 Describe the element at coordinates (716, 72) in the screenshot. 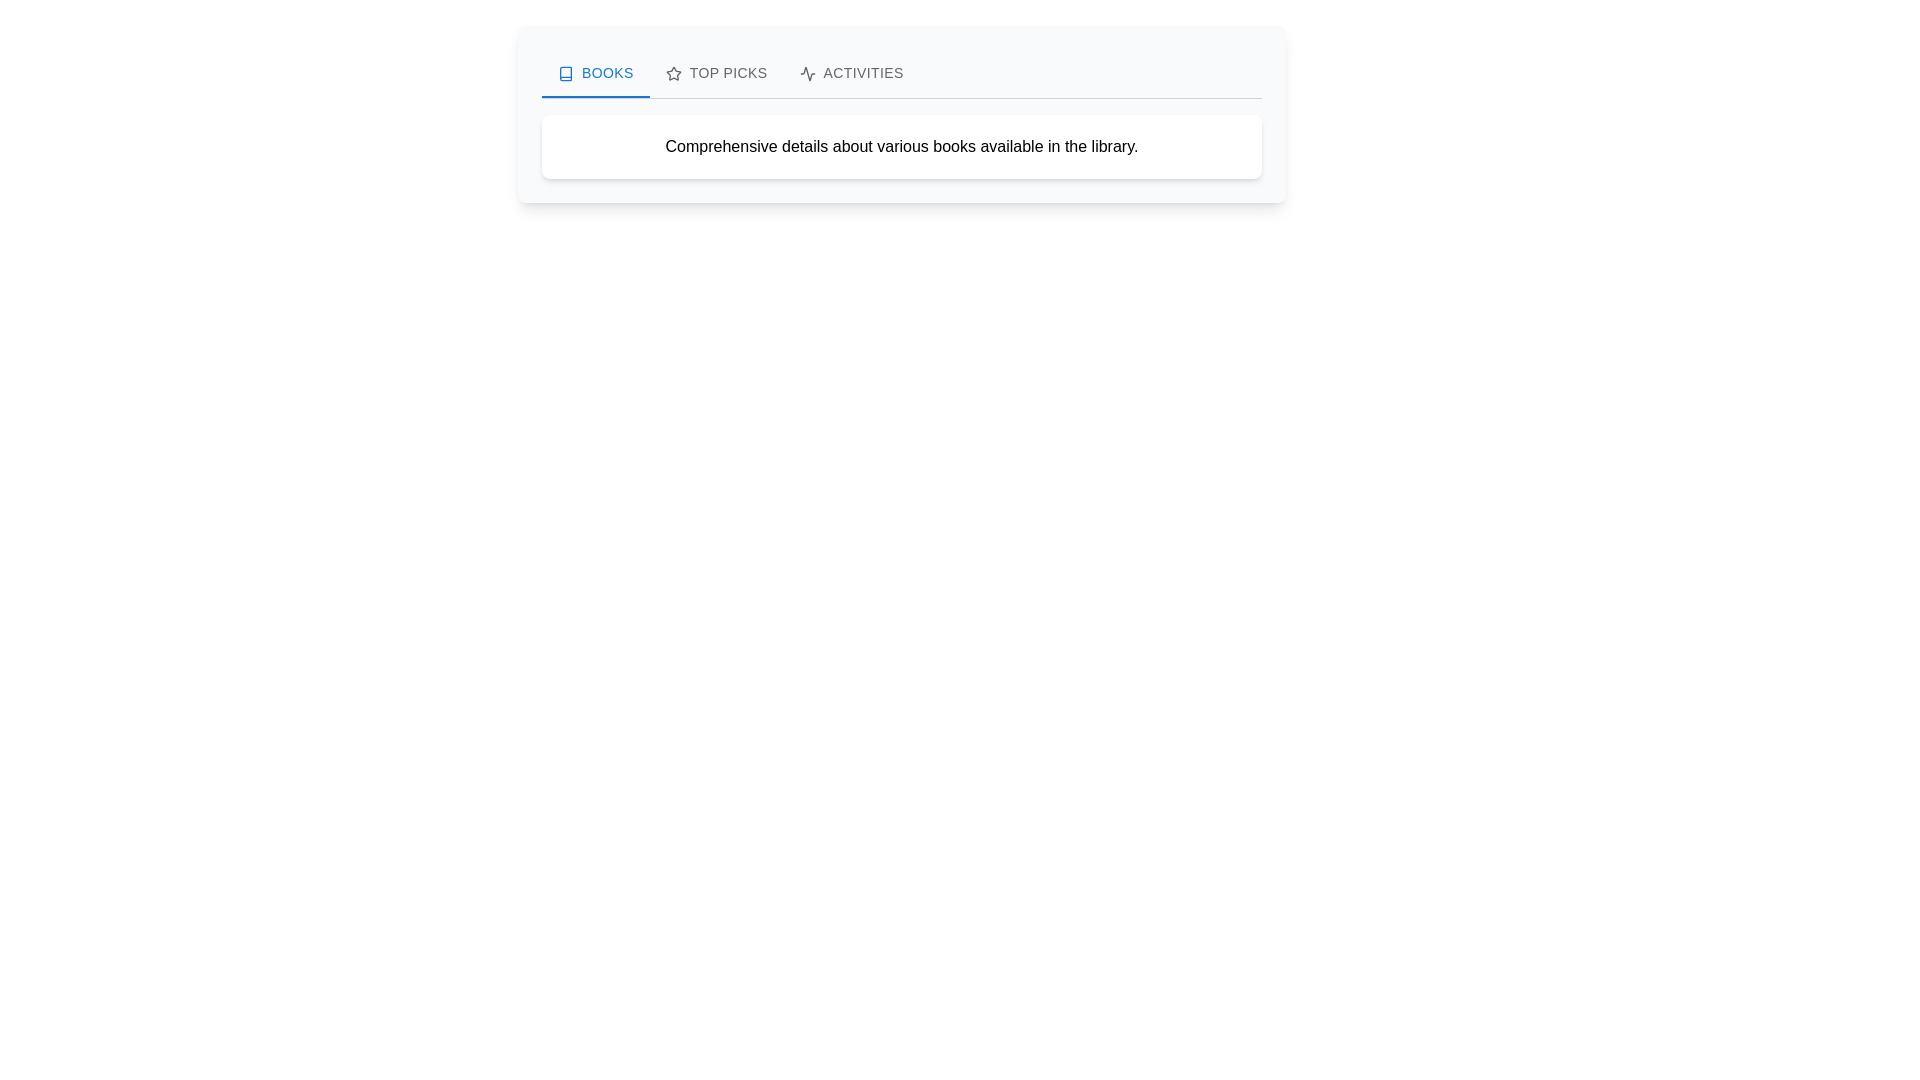

I see `the 'Top Picks' tab button, which is the second tab in the tab interface and is labeled with uppercase text and a star icon to the left` at that location.